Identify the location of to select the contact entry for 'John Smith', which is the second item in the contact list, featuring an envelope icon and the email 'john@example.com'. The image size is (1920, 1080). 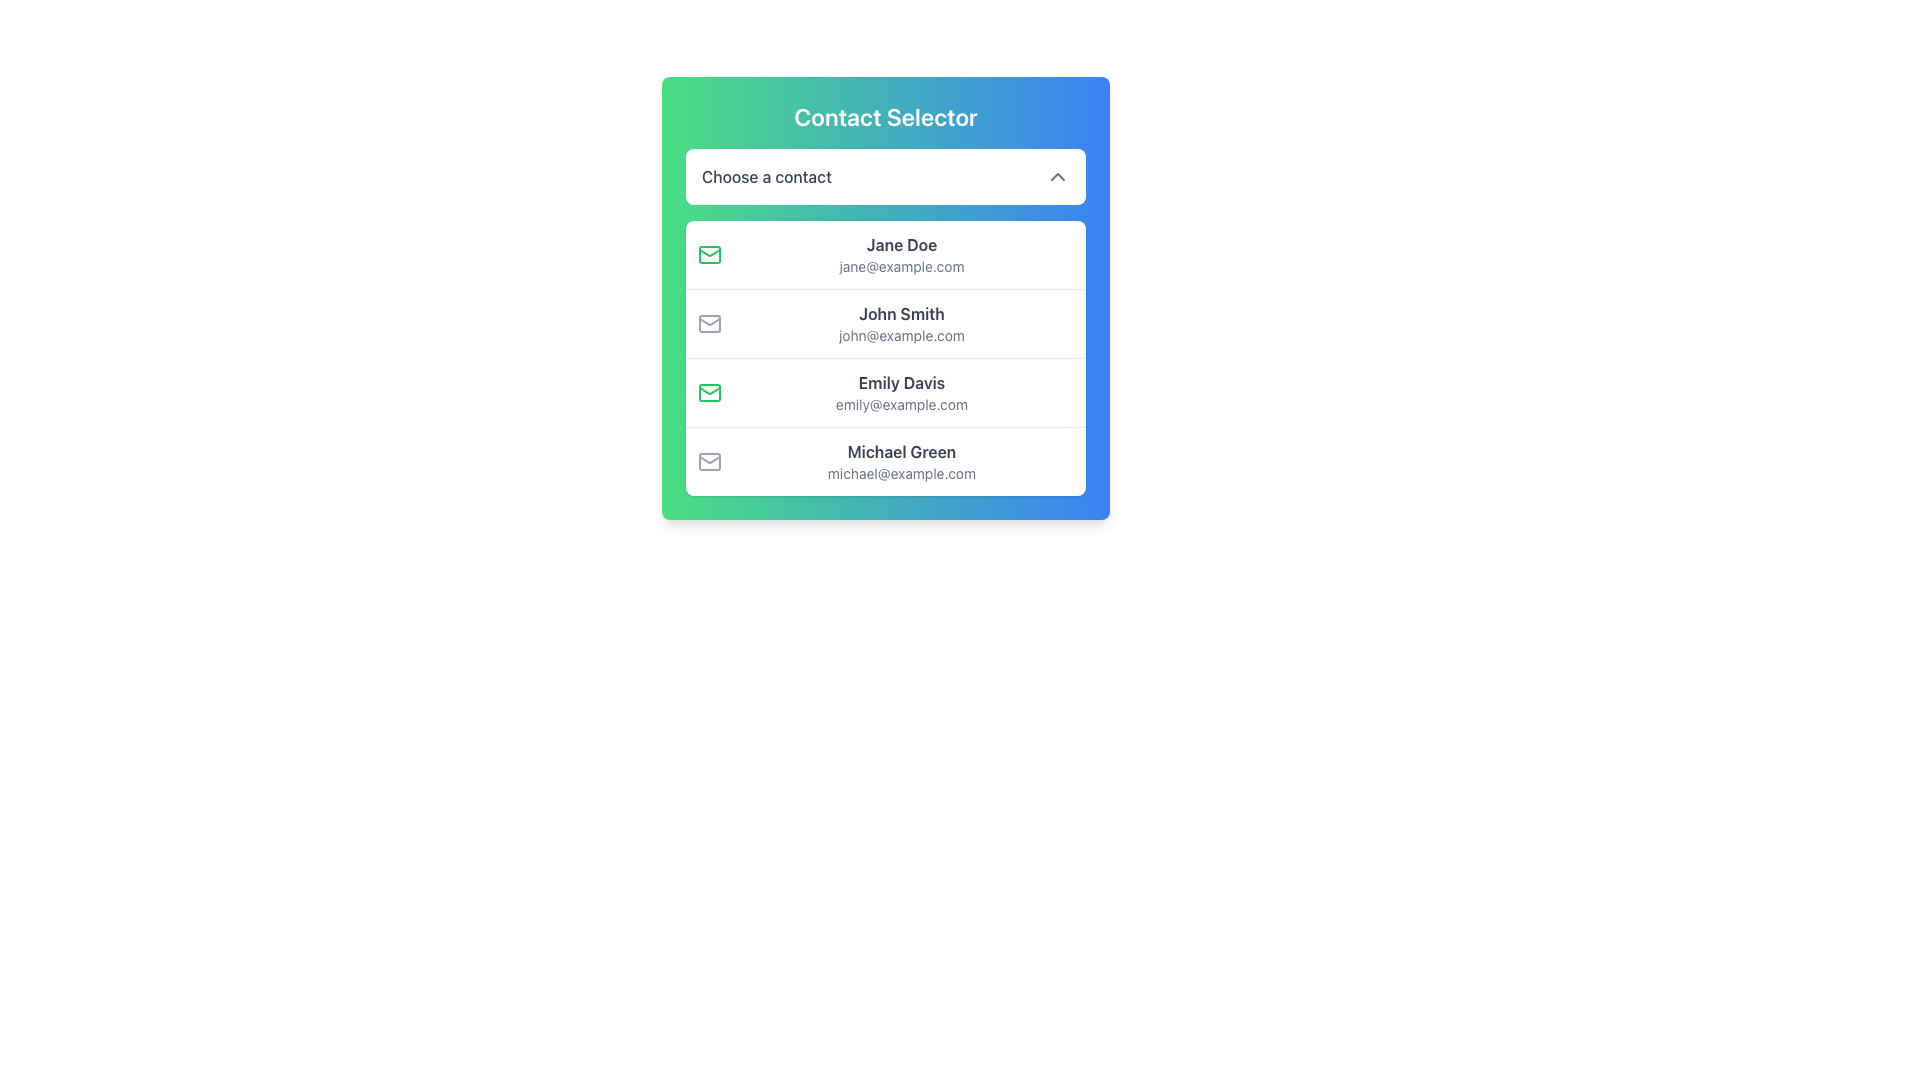
(885, 322).